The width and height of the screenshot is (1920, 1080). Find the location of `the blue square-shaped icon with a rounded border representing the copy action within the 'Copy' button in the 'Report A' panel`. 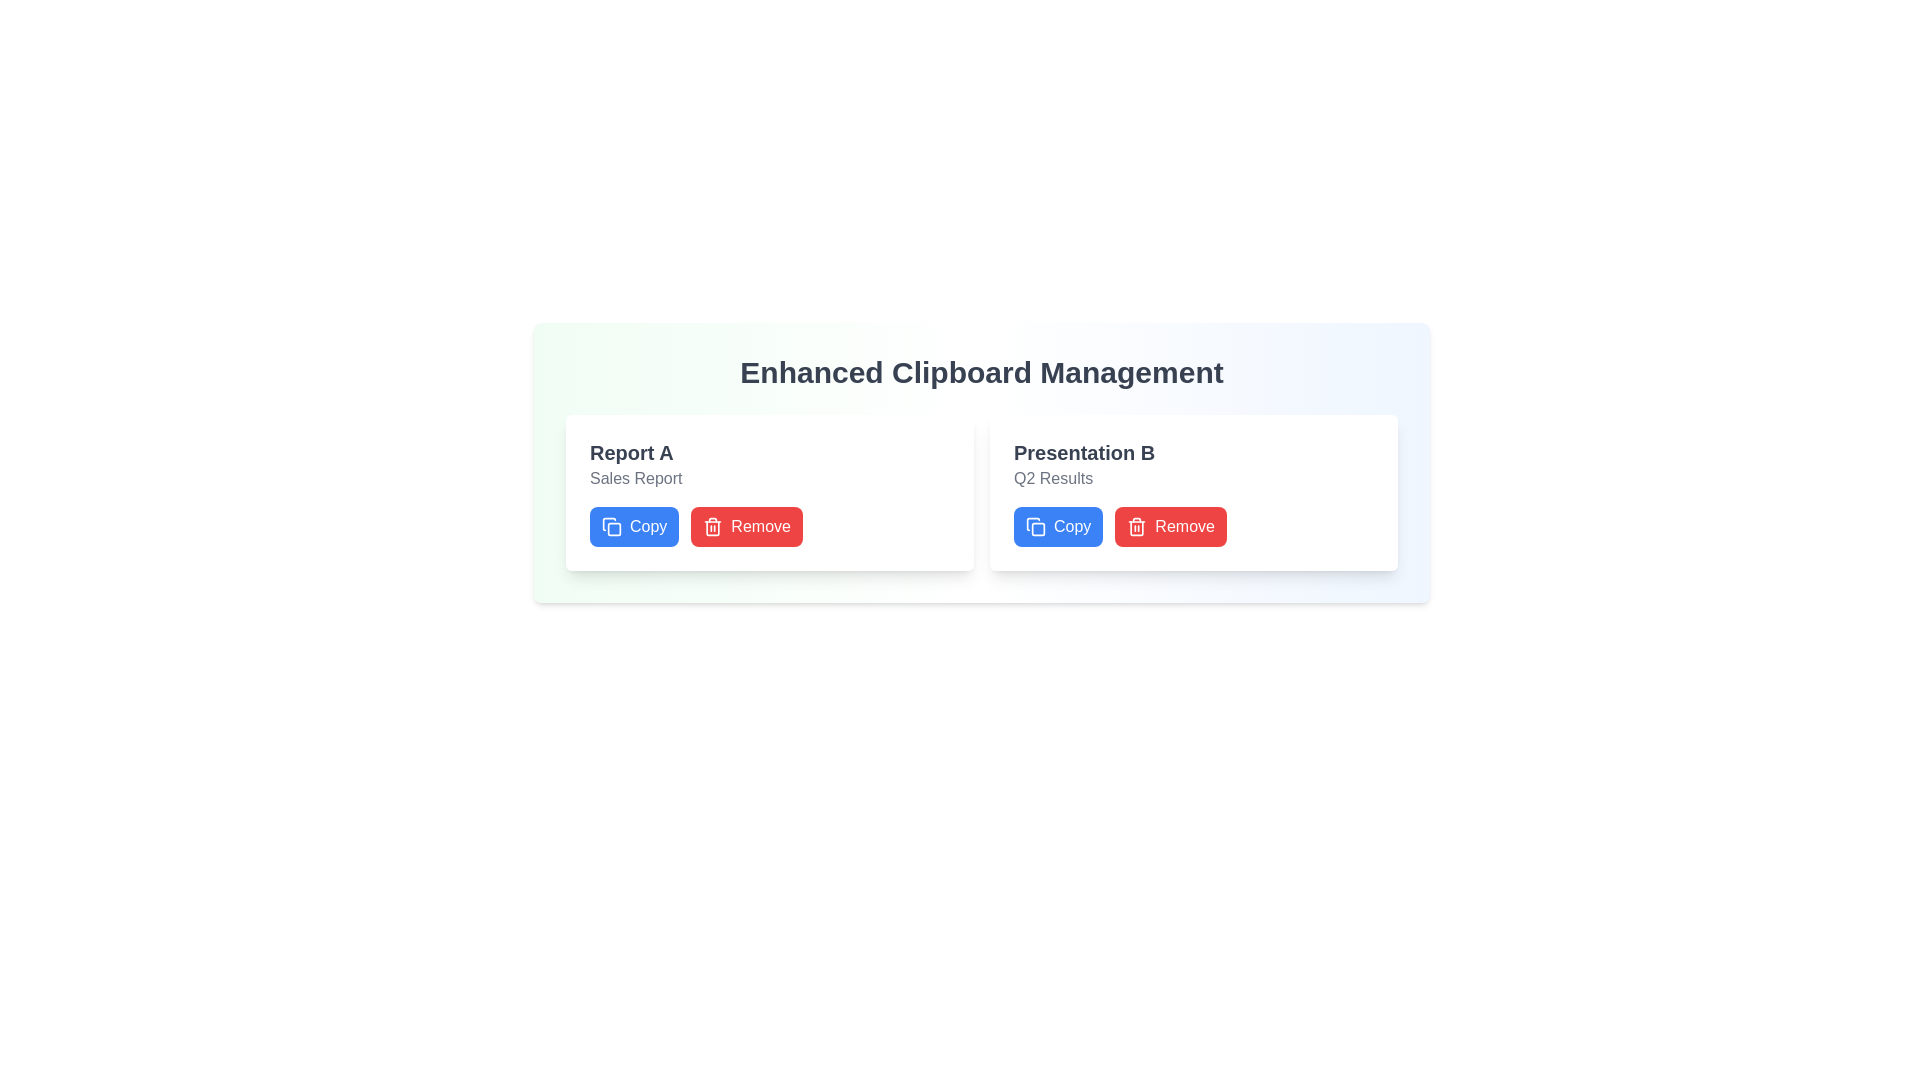

the blue square-shaped icon with a rounded border representing the copy action within the 'Copy' button in the 'Report A' panel is located at coordinates (613, 528).